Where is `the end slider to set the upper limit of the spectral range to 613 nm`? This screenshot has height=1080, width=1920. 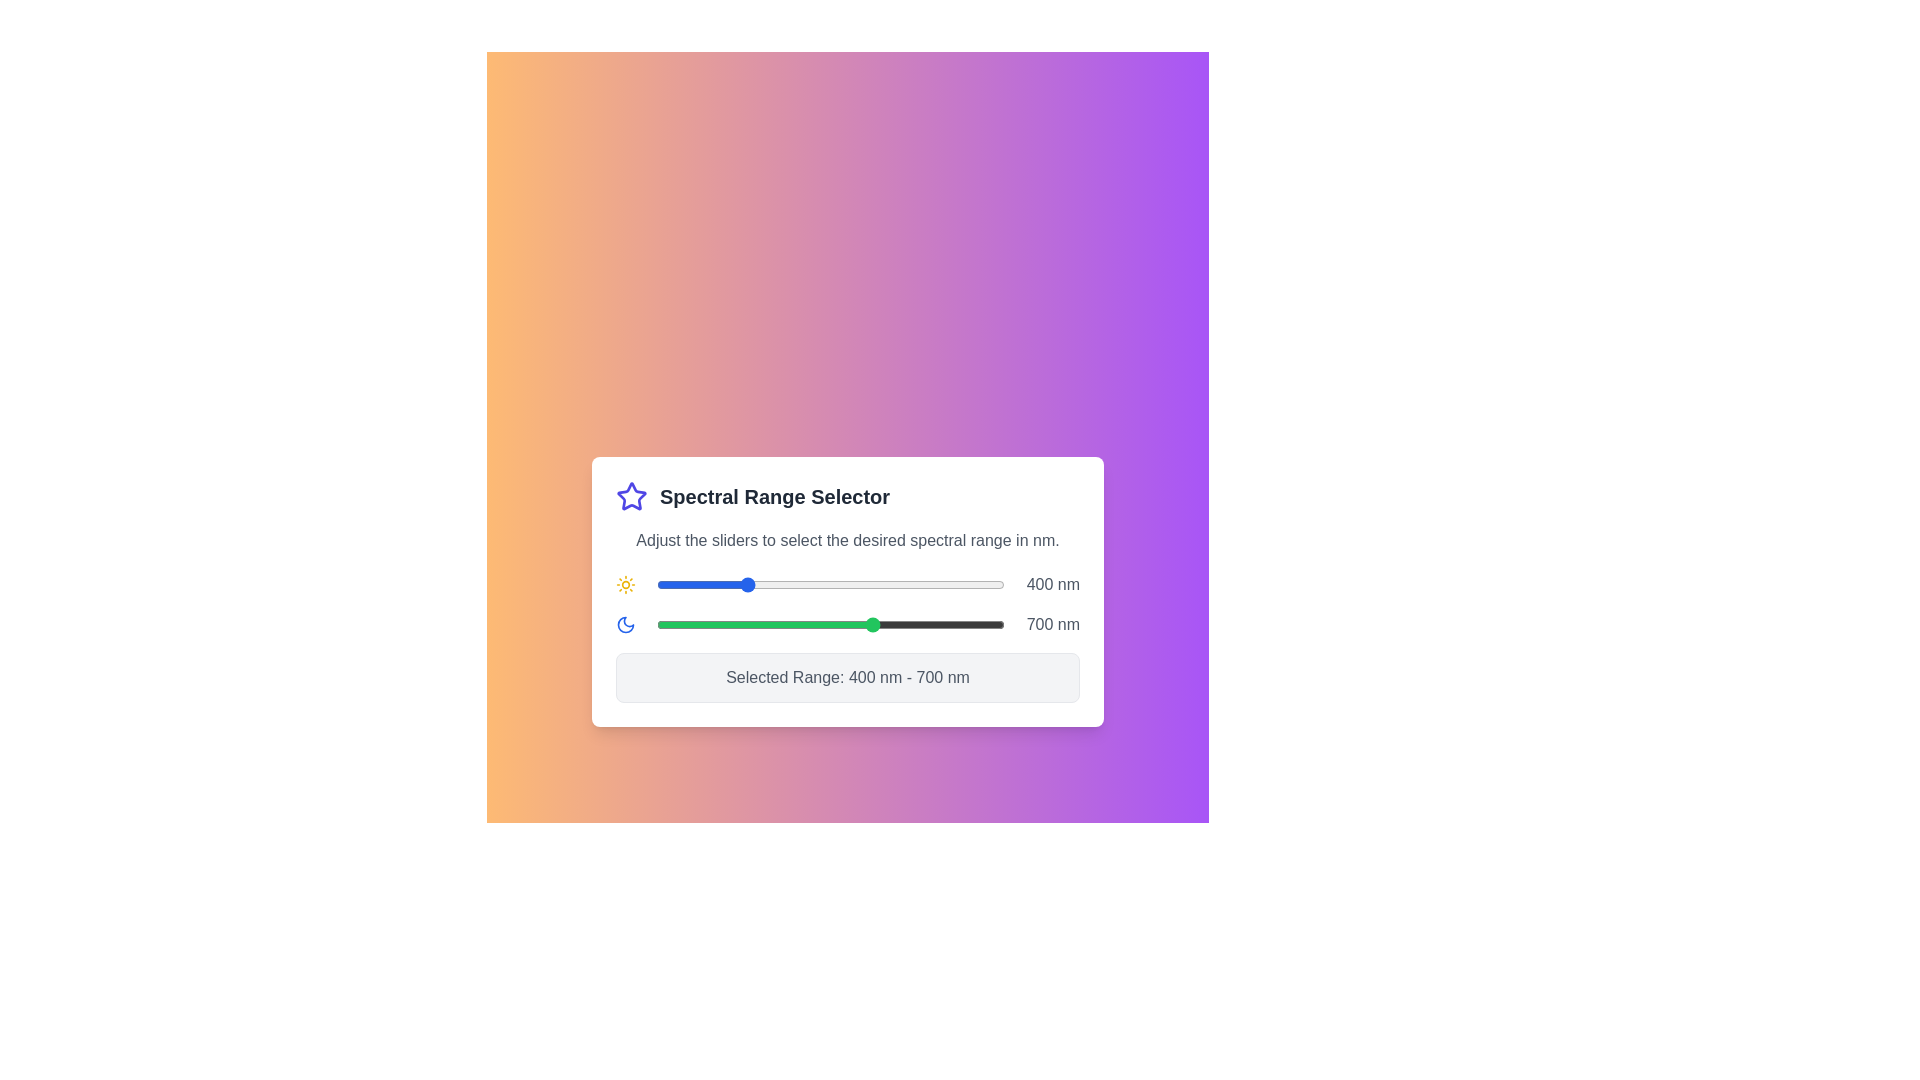 the end slider to set the upper limit of the spectral range to 613 nm is located at coordinates (836, 623).